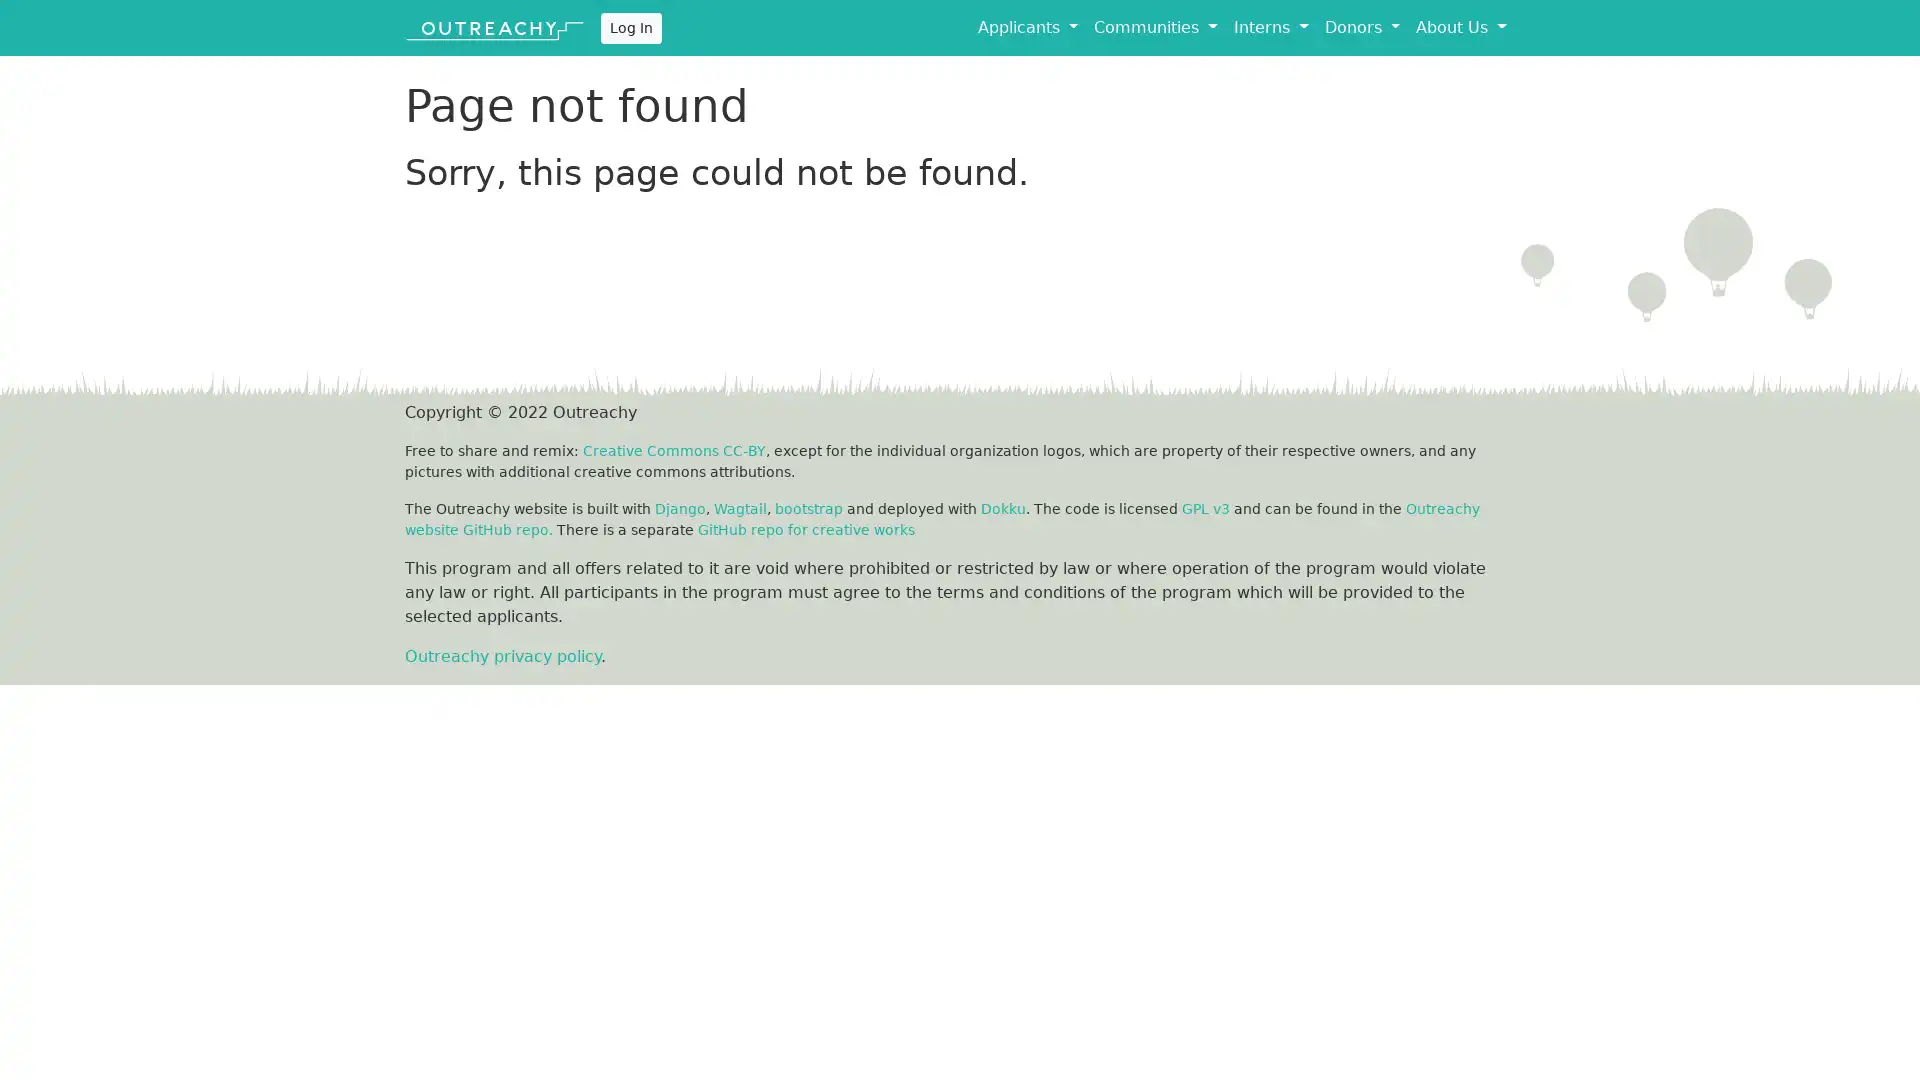 This screenshot has width=1920, height=1080. What do you see at coordinates (630, 27) in the screenshot?
I see `Log In` at bounding box center [630, 27].